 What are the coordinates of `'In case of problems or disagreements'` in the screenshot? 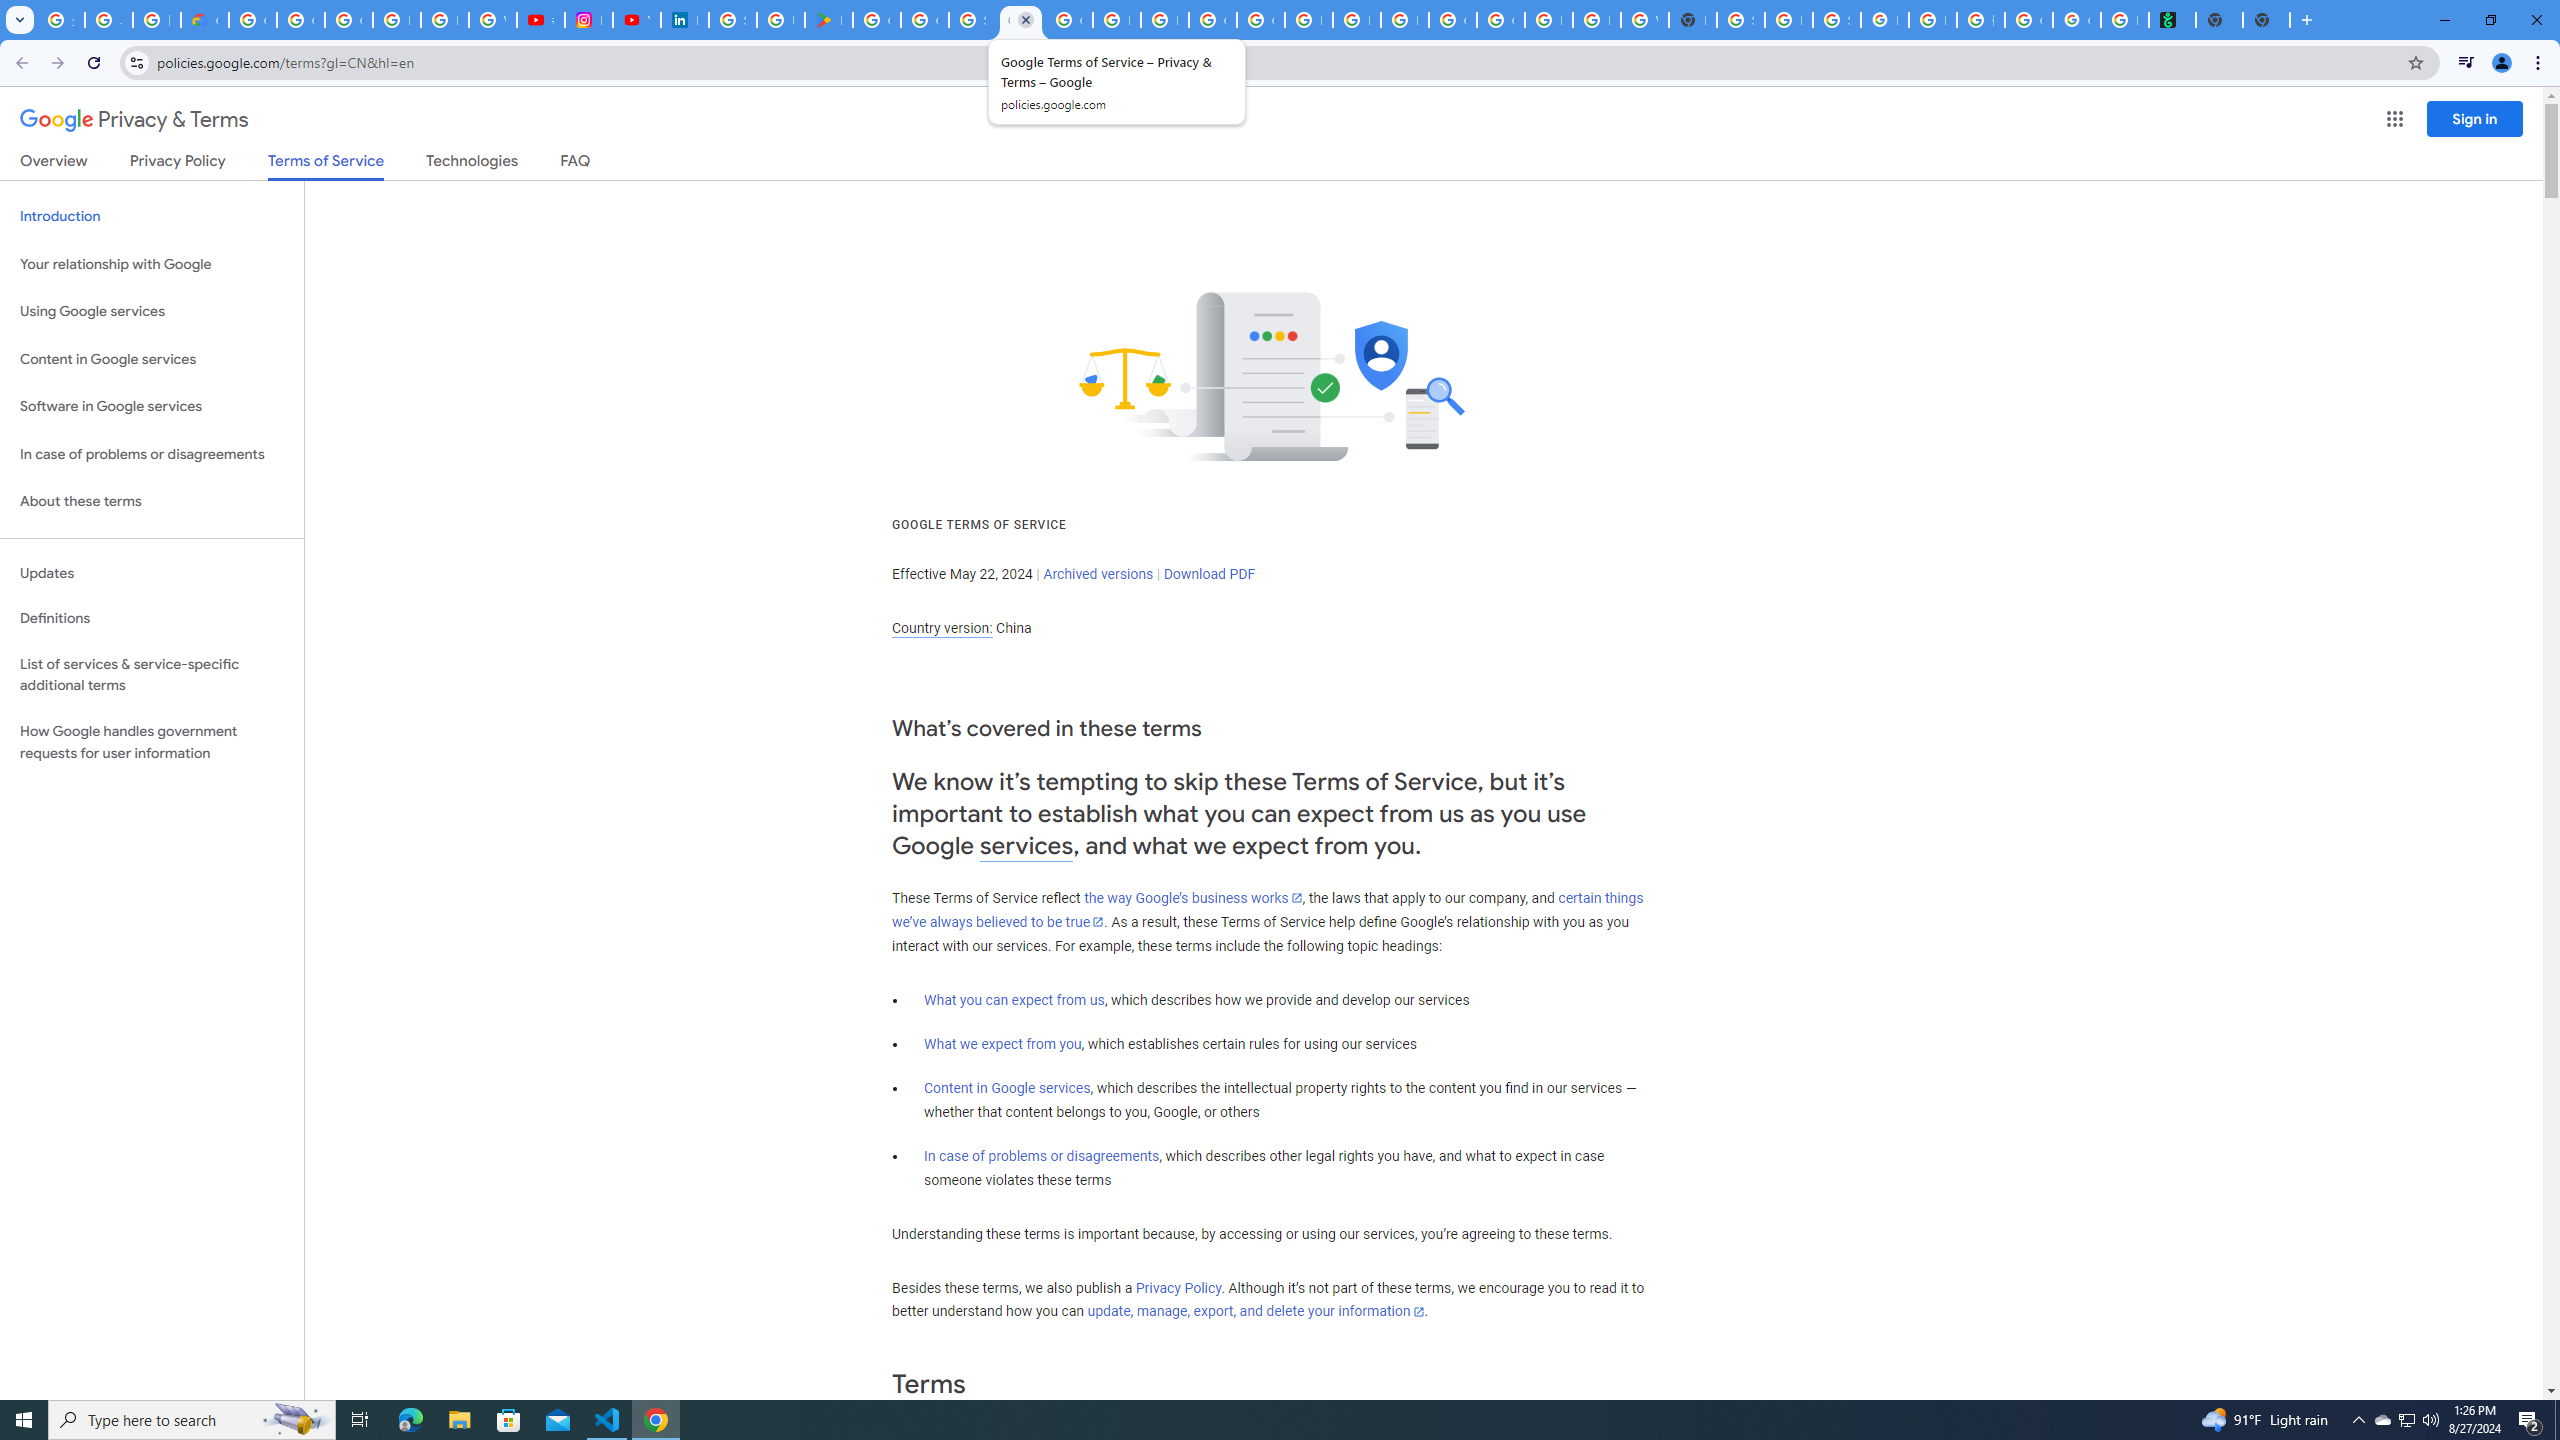 It's located at (1040, 1156).